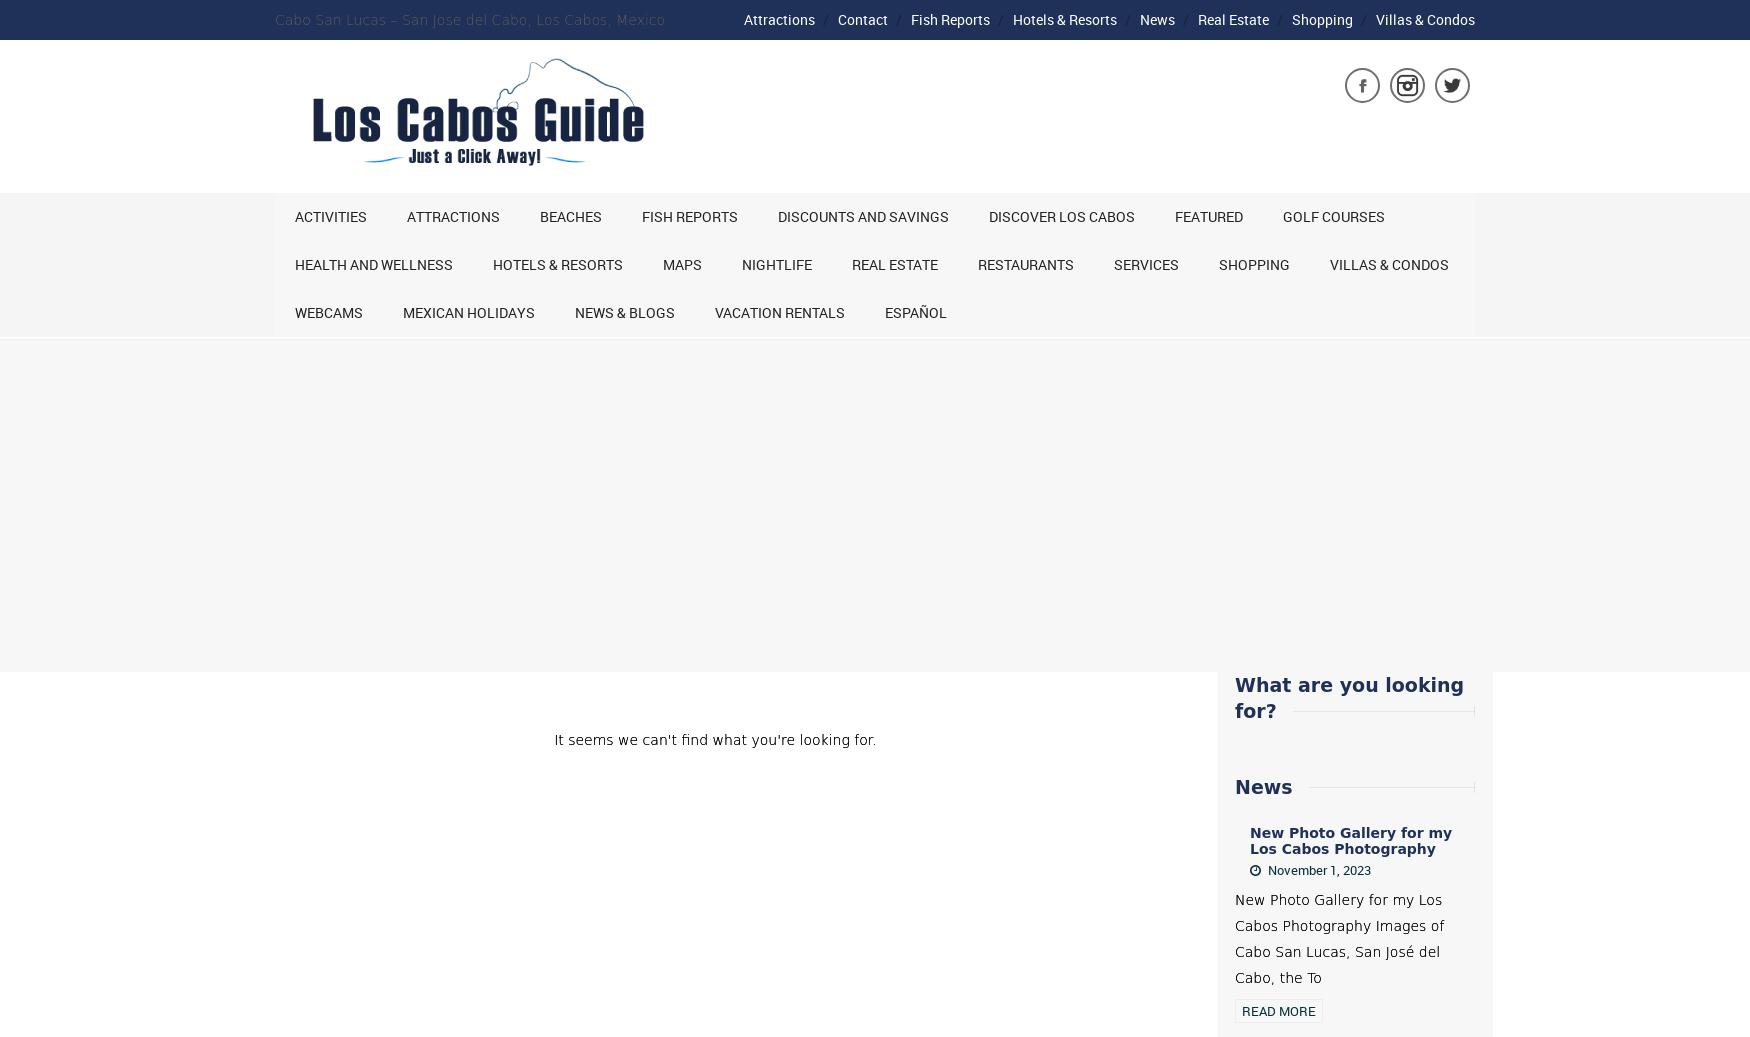 The width and height of the screenshot is (1750, 1037). Describe the element at coordinates (863, 215) in the screenshot. I see `'Discounts and Savings'` at that location.